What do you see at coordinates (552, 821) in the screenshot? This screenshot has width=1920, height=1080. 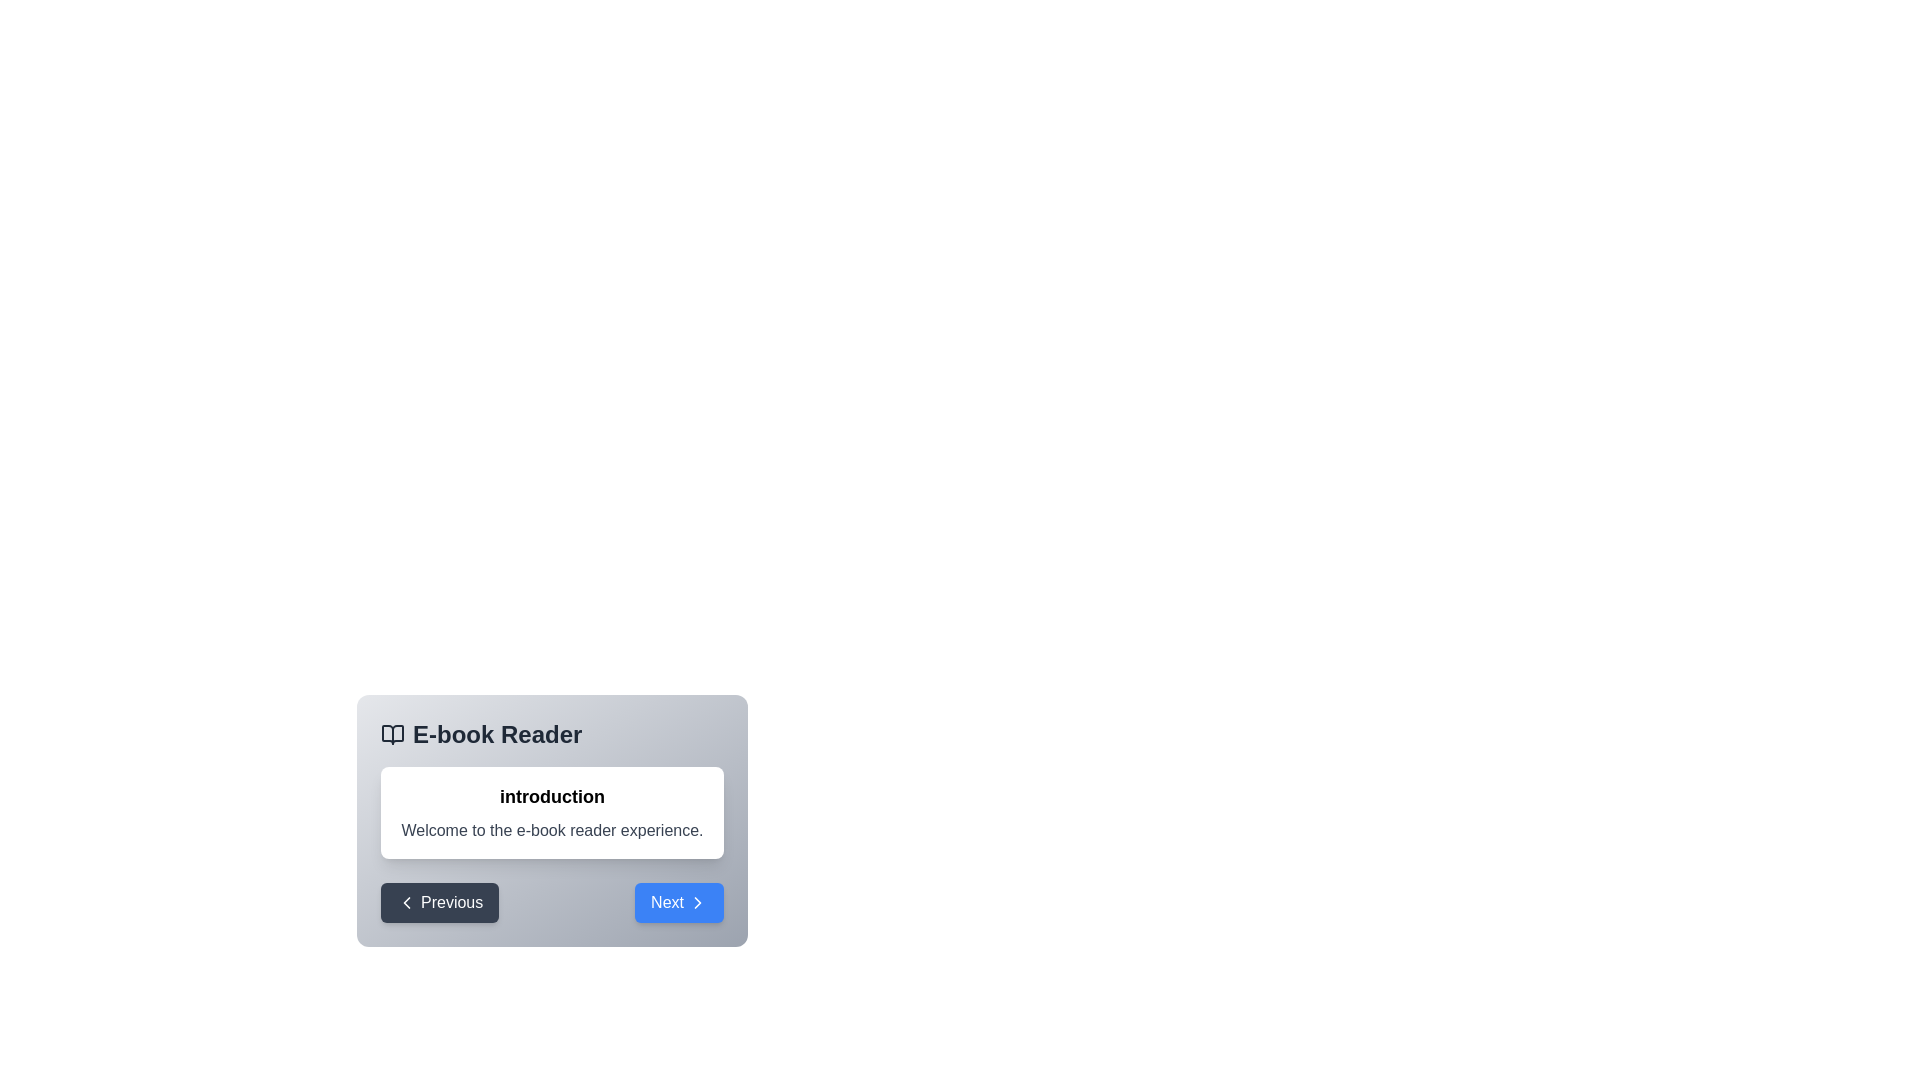 I see `content within the informational panel that displays the text 'introduction' and 'Welcome to the e-book reader experience.'` at bounding box center [552, 821].